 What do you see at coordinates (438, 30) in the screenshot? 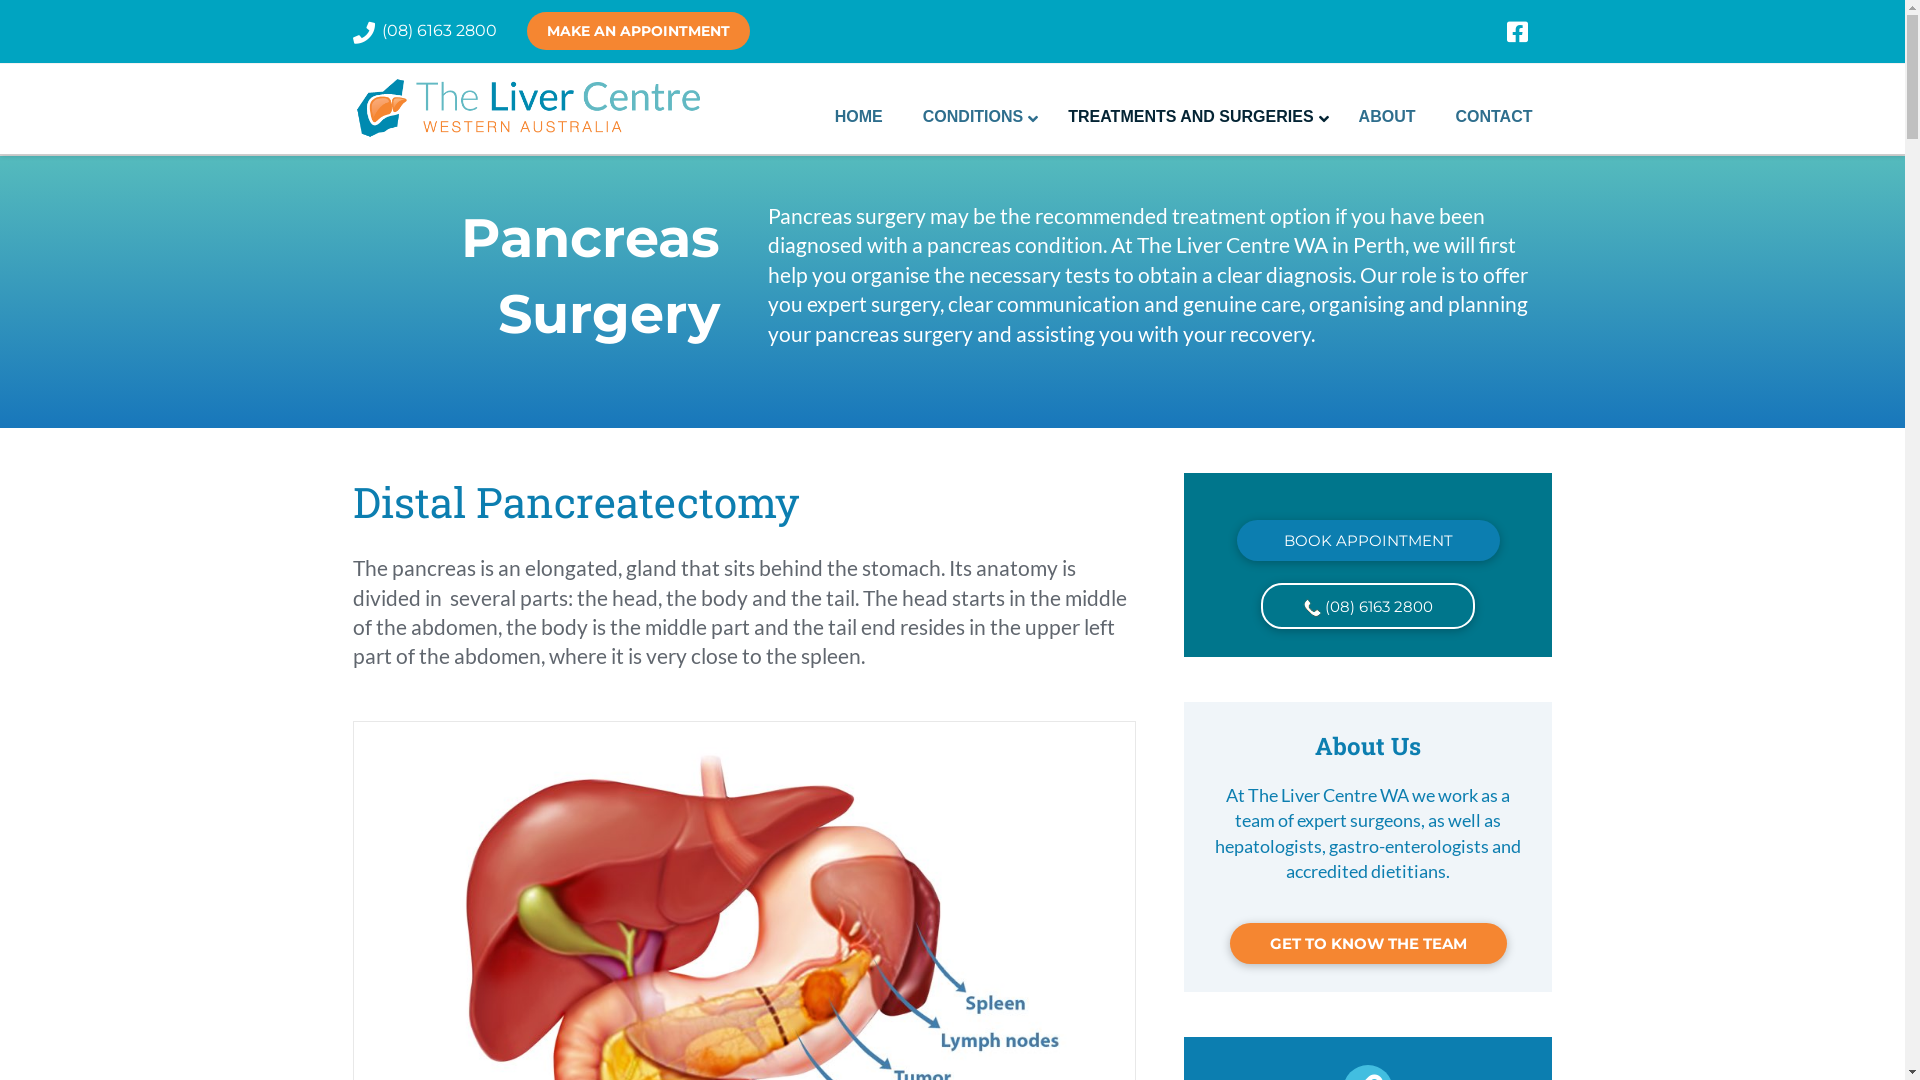
I see `'(08) 6163 2800'` at bounding box center [438, 30].